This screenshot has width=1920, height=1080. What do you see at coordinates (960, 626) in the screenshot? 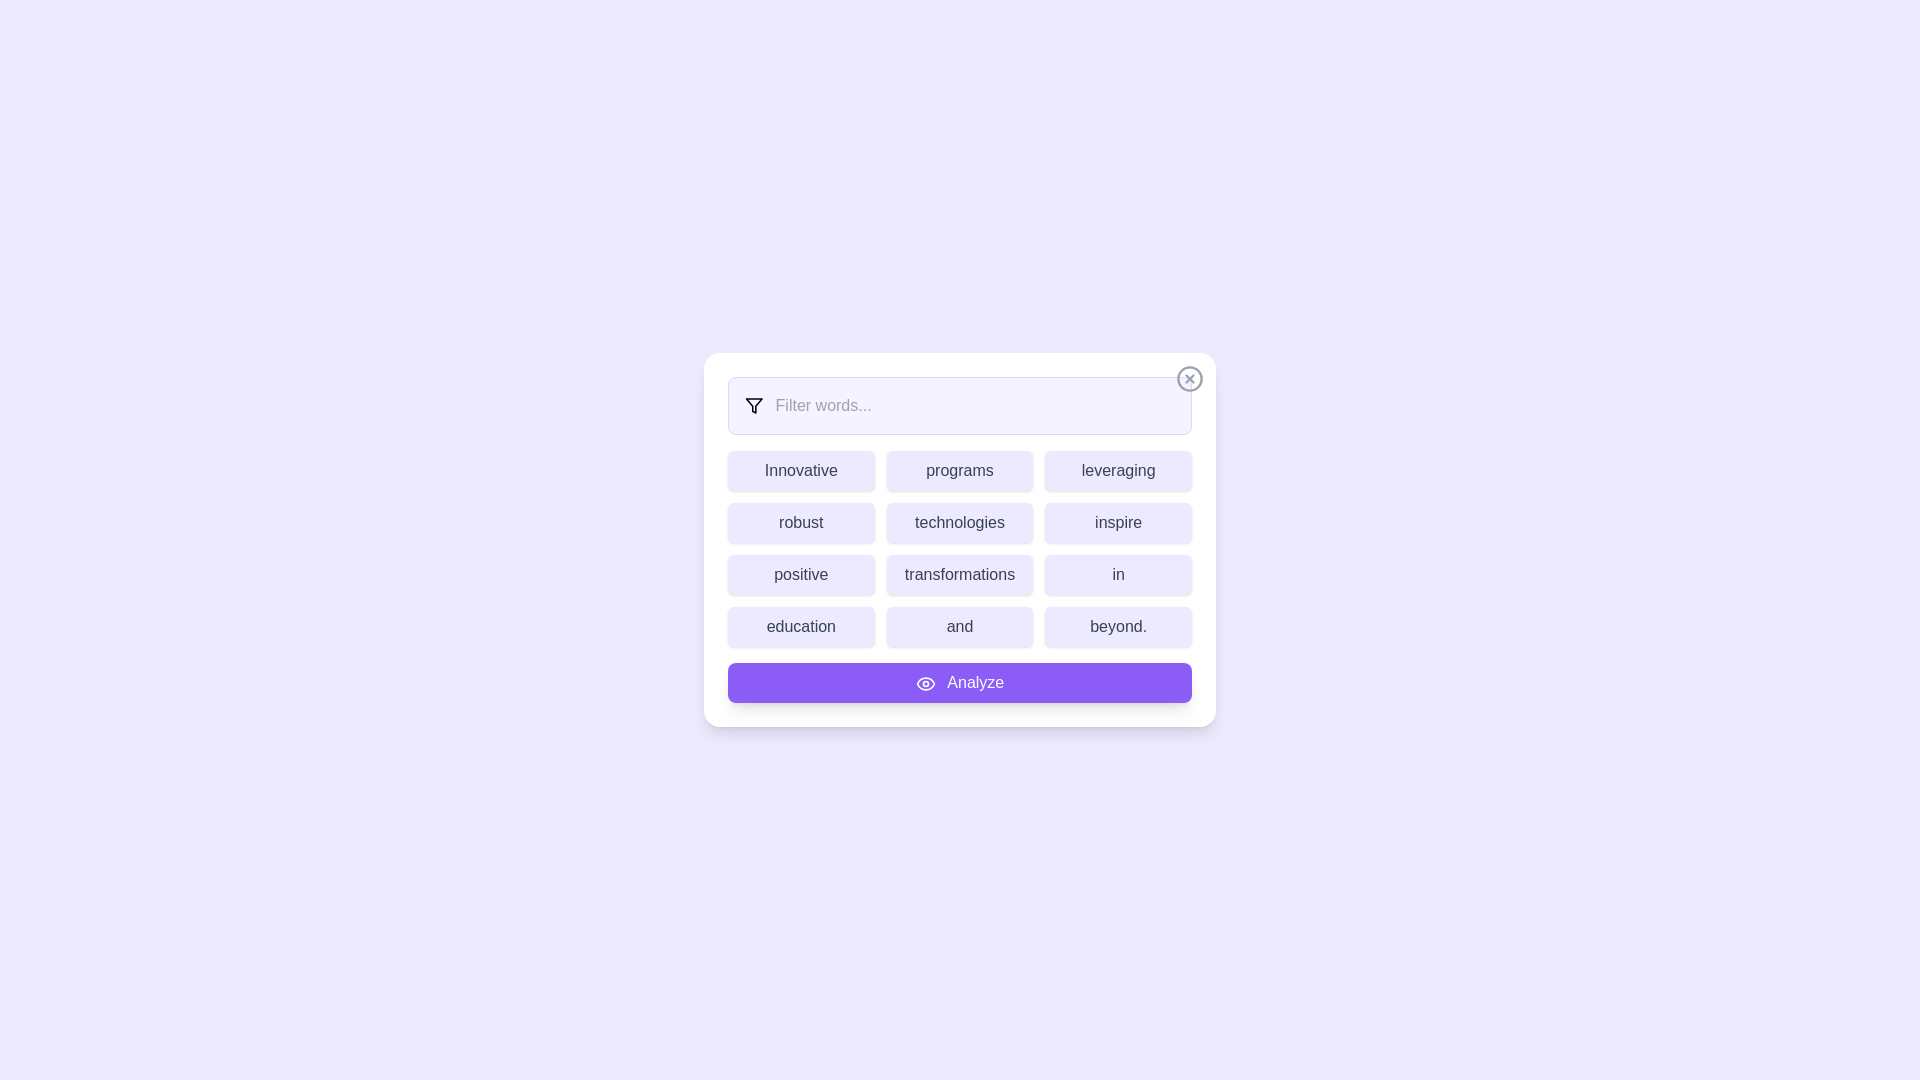
I see `the word and to highlight it` at bounding box center [960, 626].